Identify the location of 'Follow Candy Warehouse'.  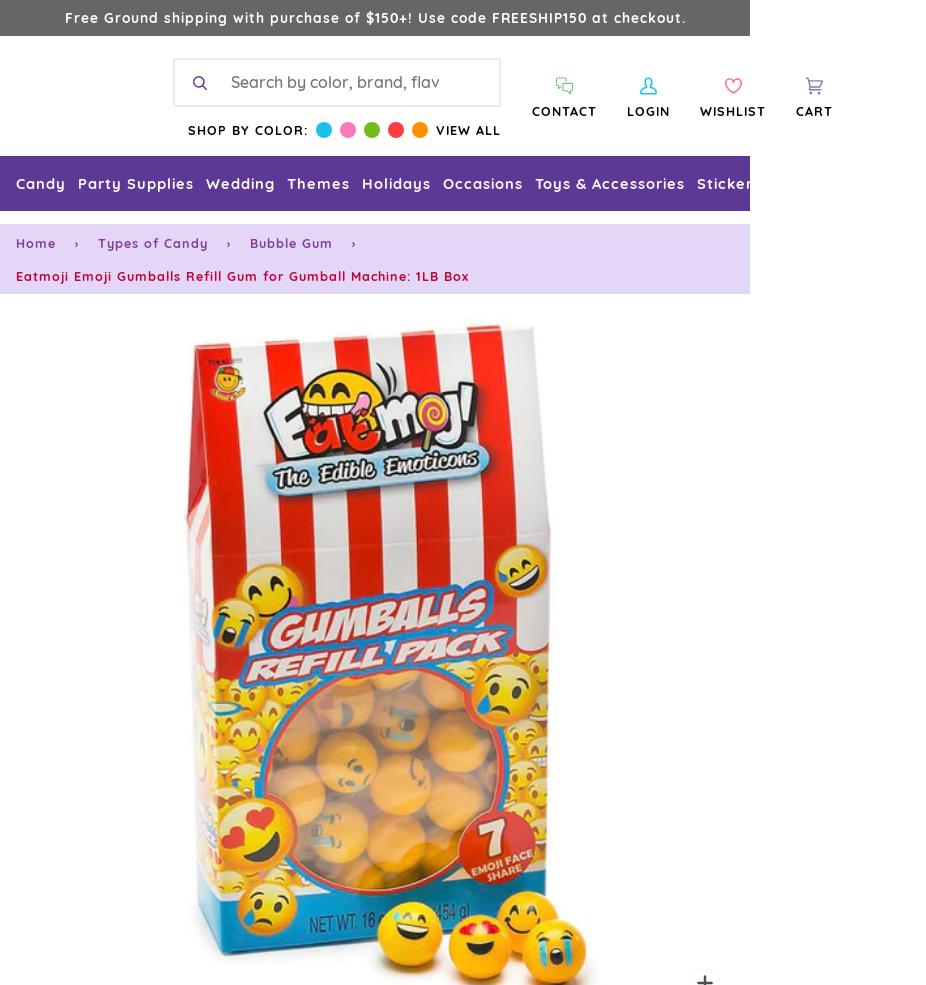
(374, 111).